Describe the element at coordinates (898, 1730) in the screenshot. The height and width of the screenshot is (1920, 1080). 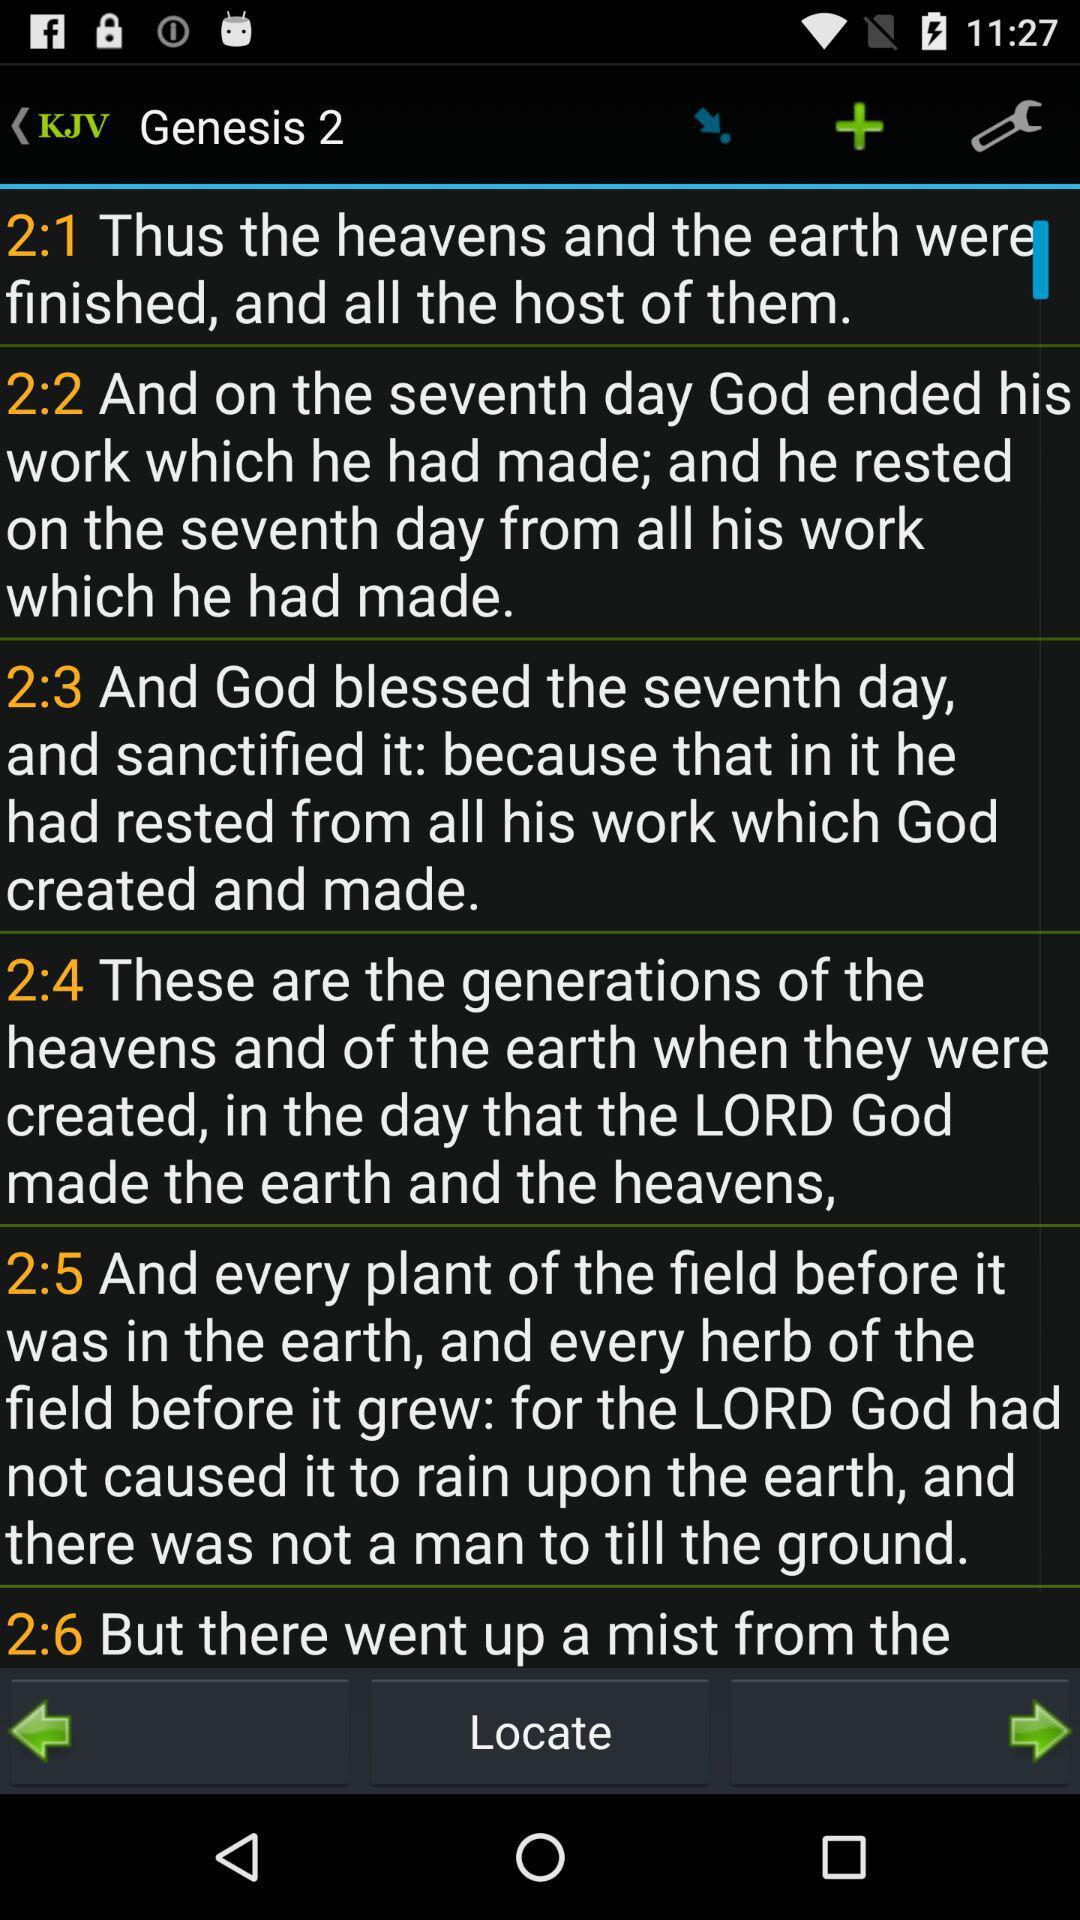
I see `next` at that location.